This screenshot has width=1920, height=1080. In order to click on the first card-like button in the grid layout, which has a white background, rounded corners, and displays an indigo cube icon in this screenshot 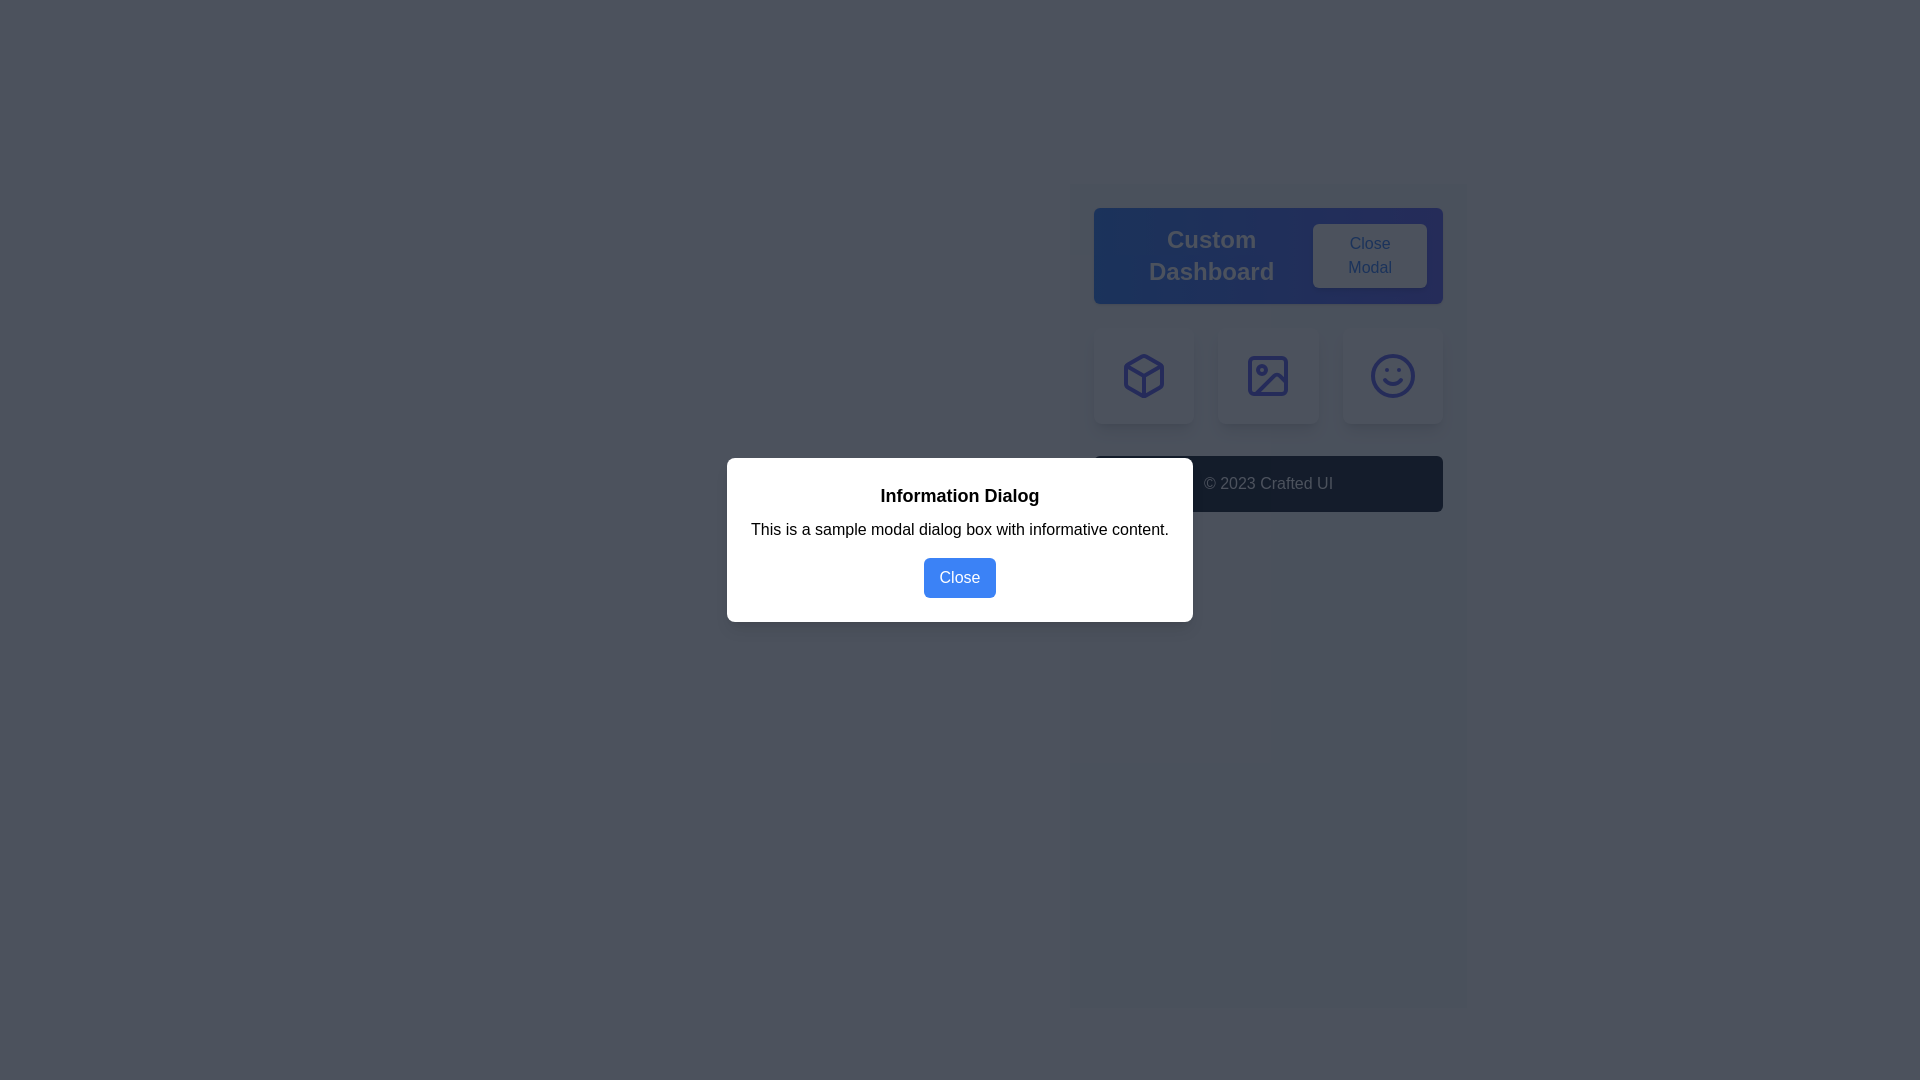, I will do `click(1144, 375)`.